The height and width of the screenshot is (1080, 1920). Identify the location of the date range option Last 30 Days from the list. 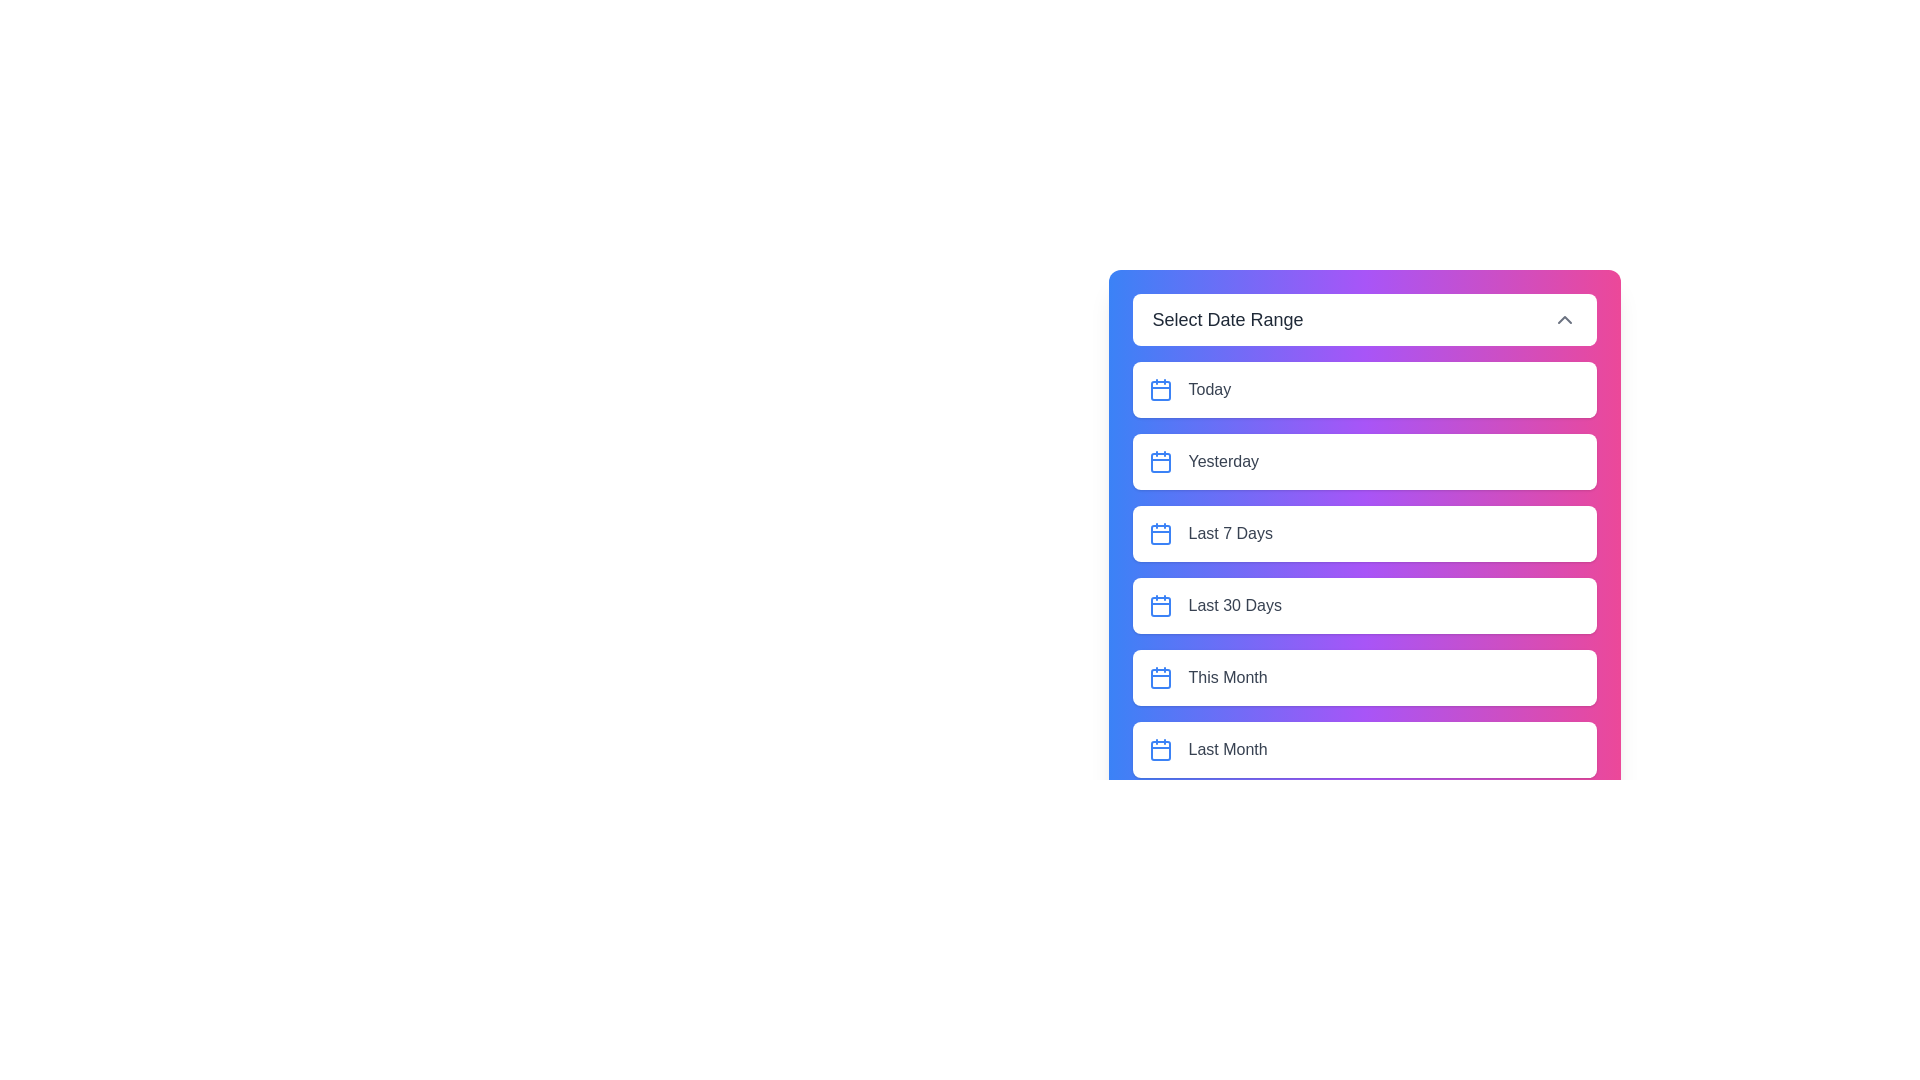
(1363, 604).